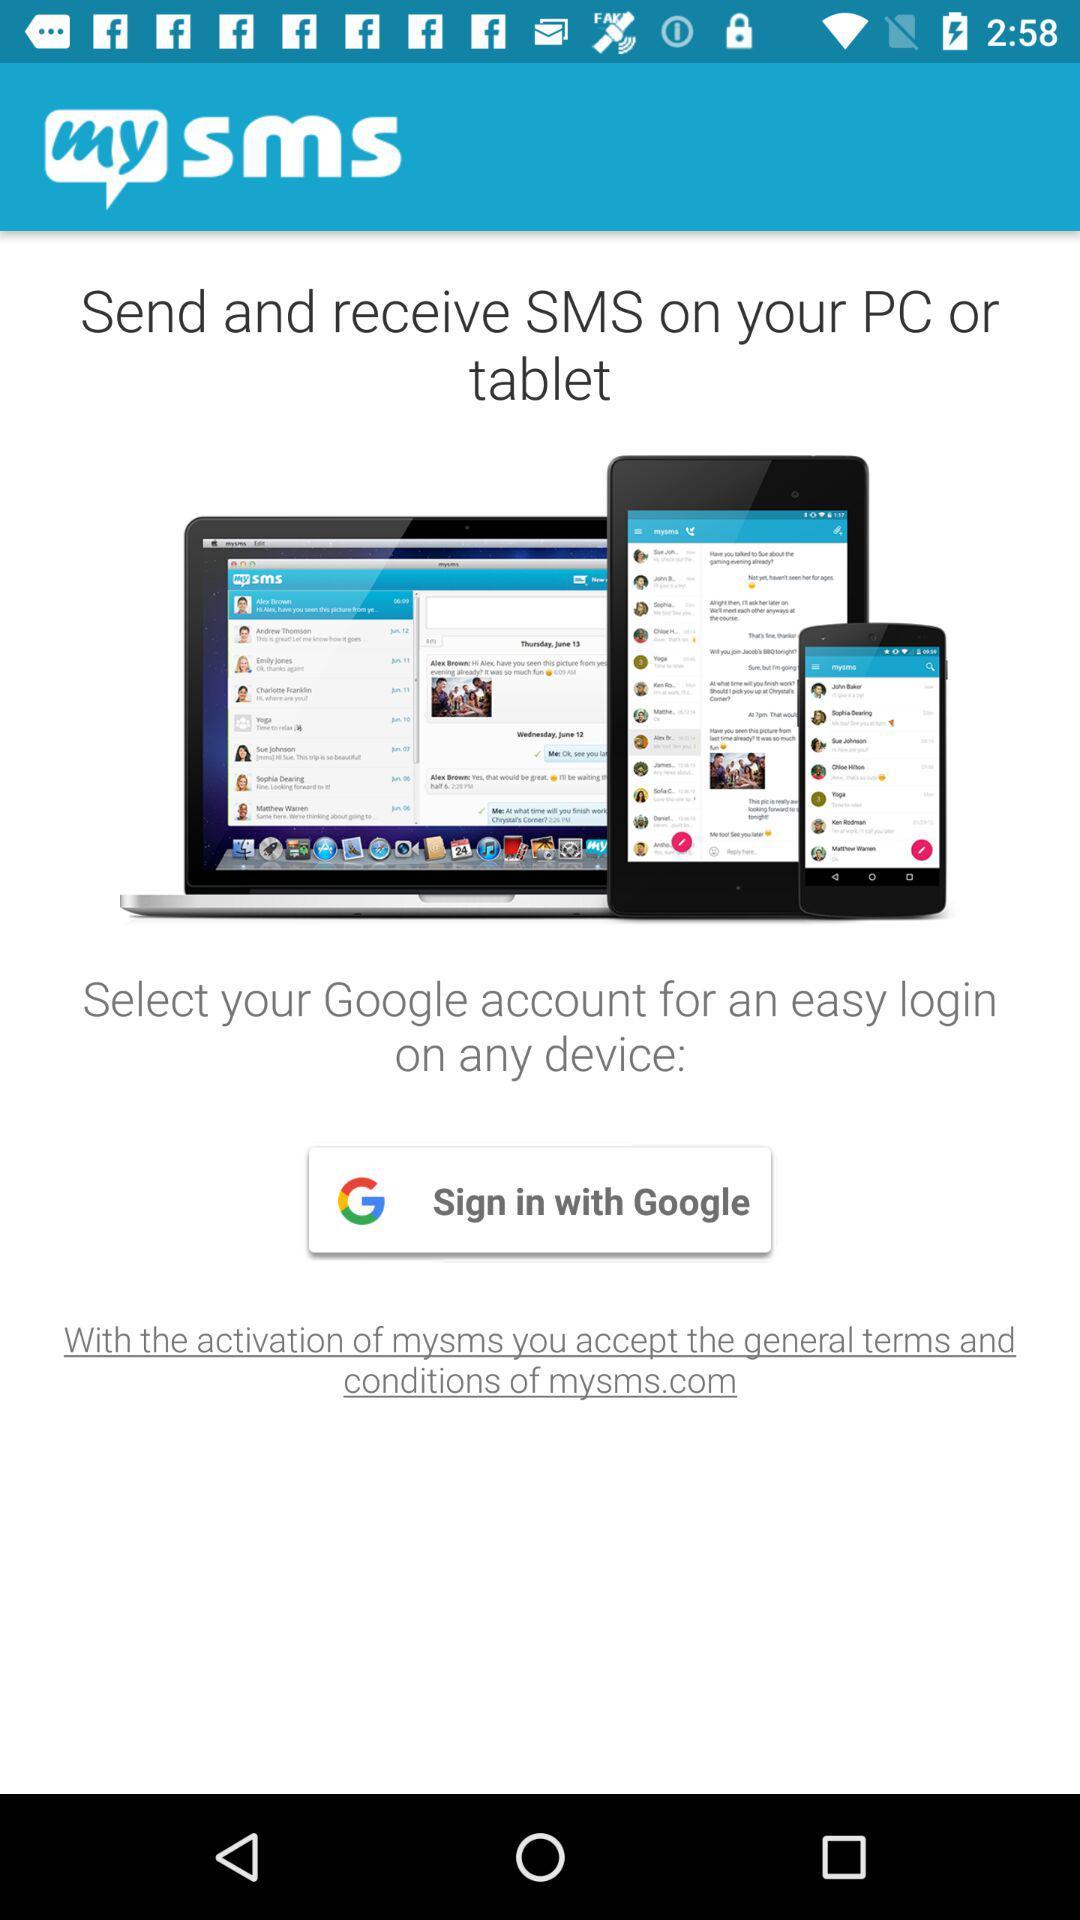 This screenshot has width=1080, height=1920. I want to click on sign in with, so click(540, 1200).